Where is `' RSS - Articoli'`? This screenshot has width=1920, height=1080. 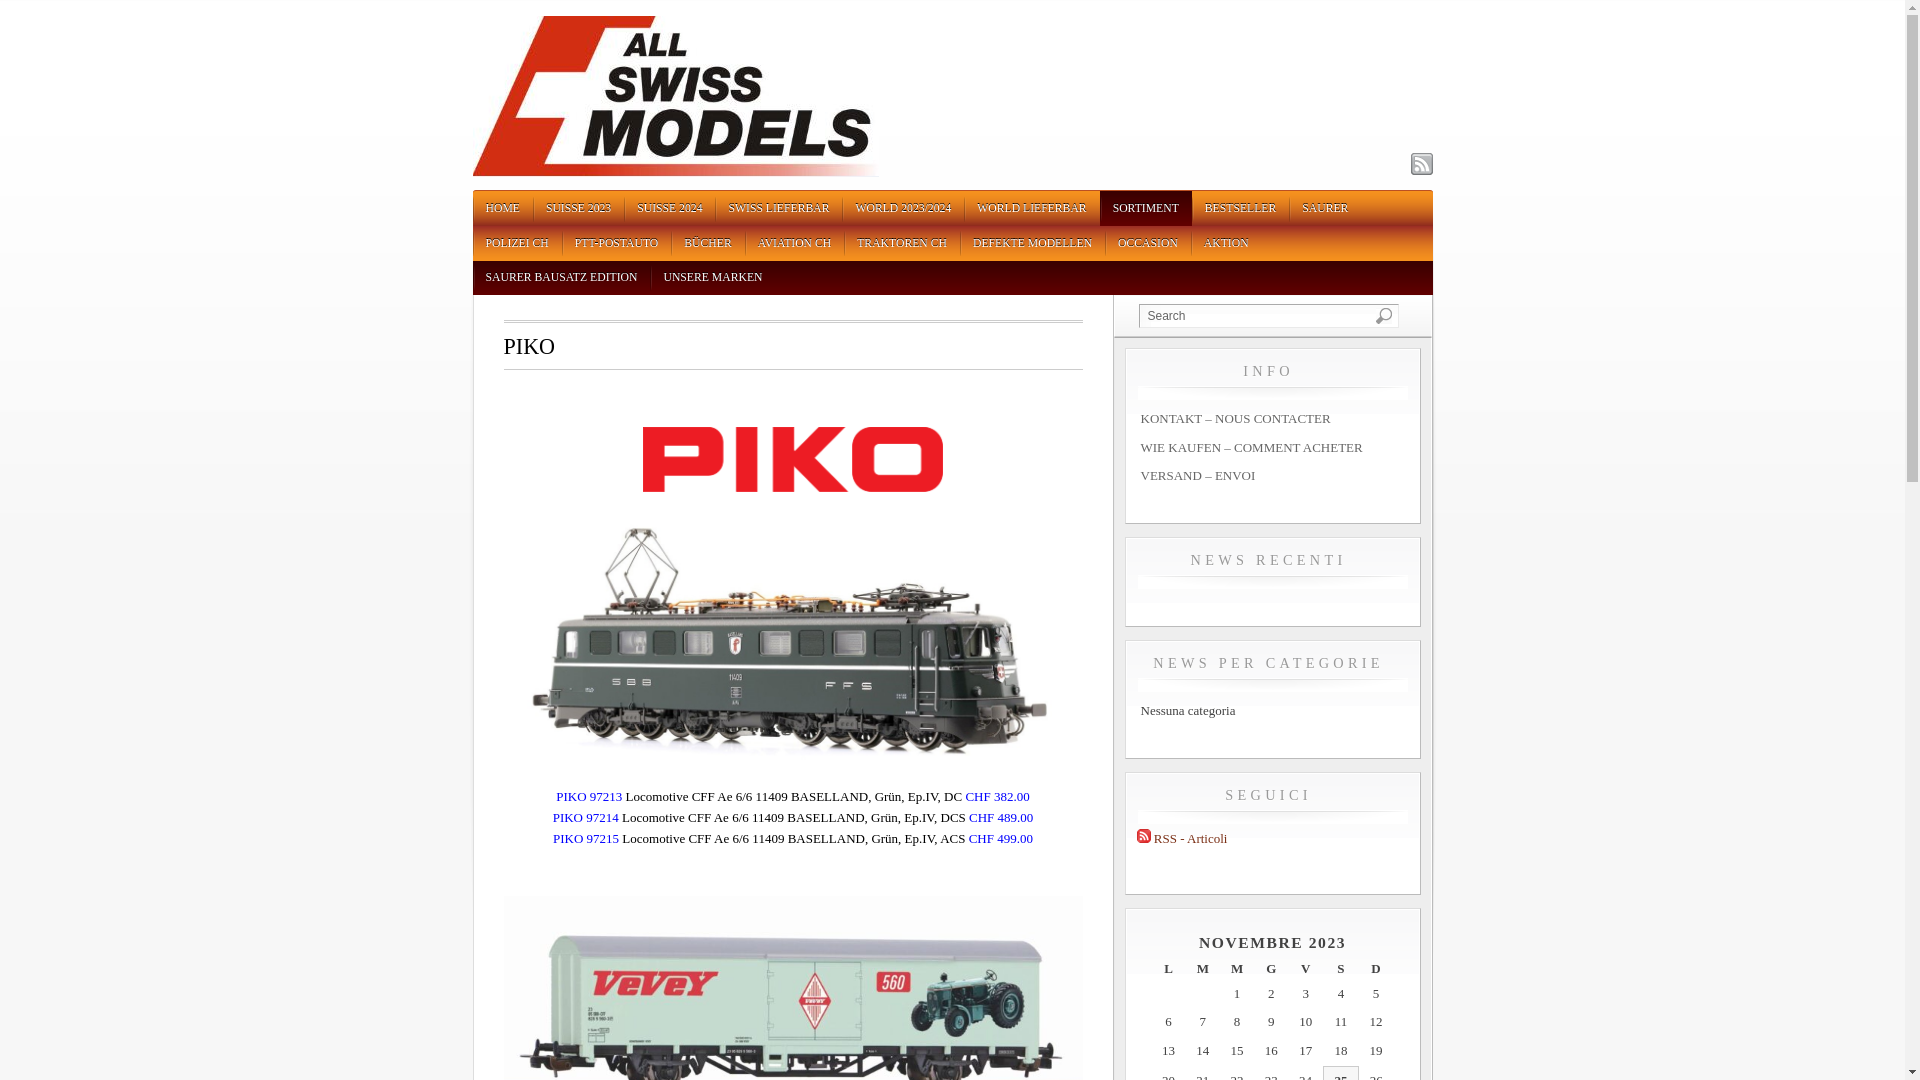
' RSS - Articoli' is located at coordinates (1181, 838).